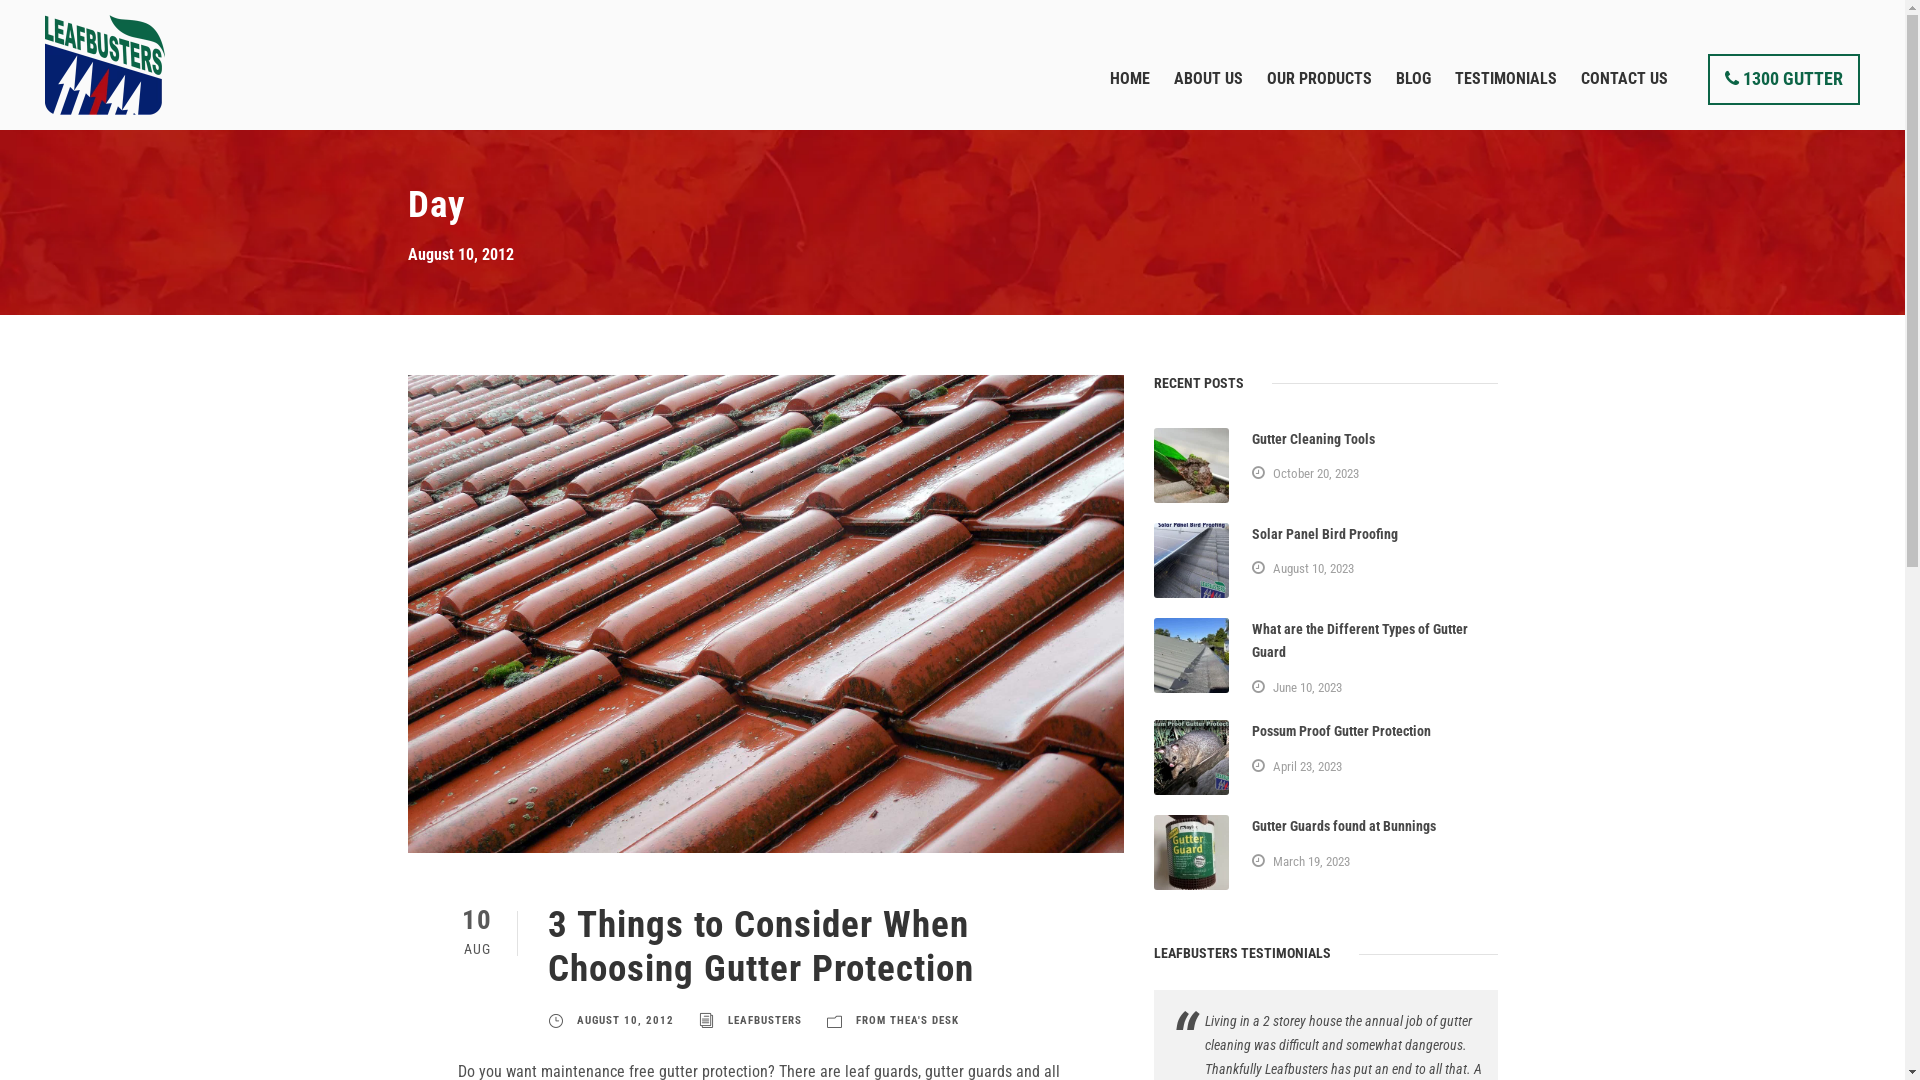 This screenshot has width=1920, height=1080. What do you see at coordinates (763, 1020) in the screenshot?
I see `'LEAFBUSTERS'` at bounding box center [763, 1020].